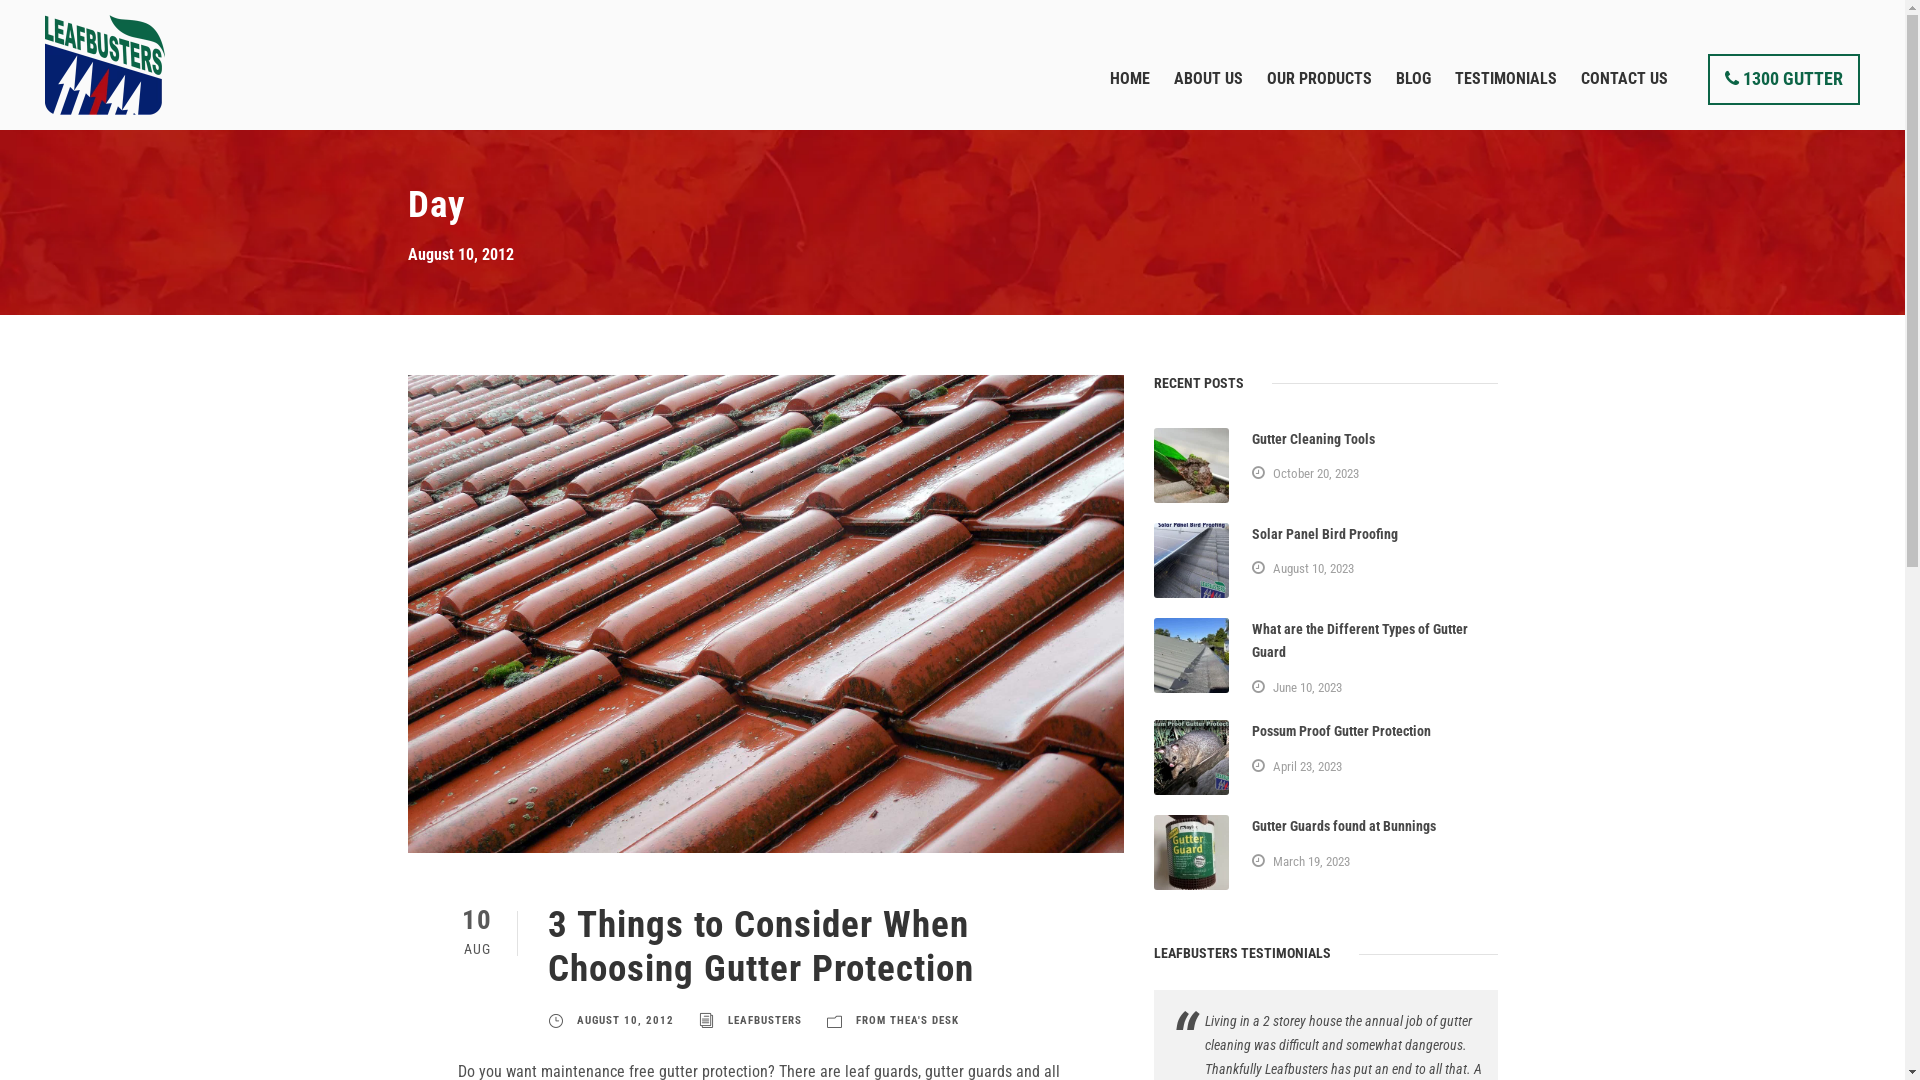 This screenshot has width=1920, height=1080. What do you see at coordinates (763, 1020) in the screenshot?
I see `'LEAFBUSTERS'` at bounding box center [763, 1020].